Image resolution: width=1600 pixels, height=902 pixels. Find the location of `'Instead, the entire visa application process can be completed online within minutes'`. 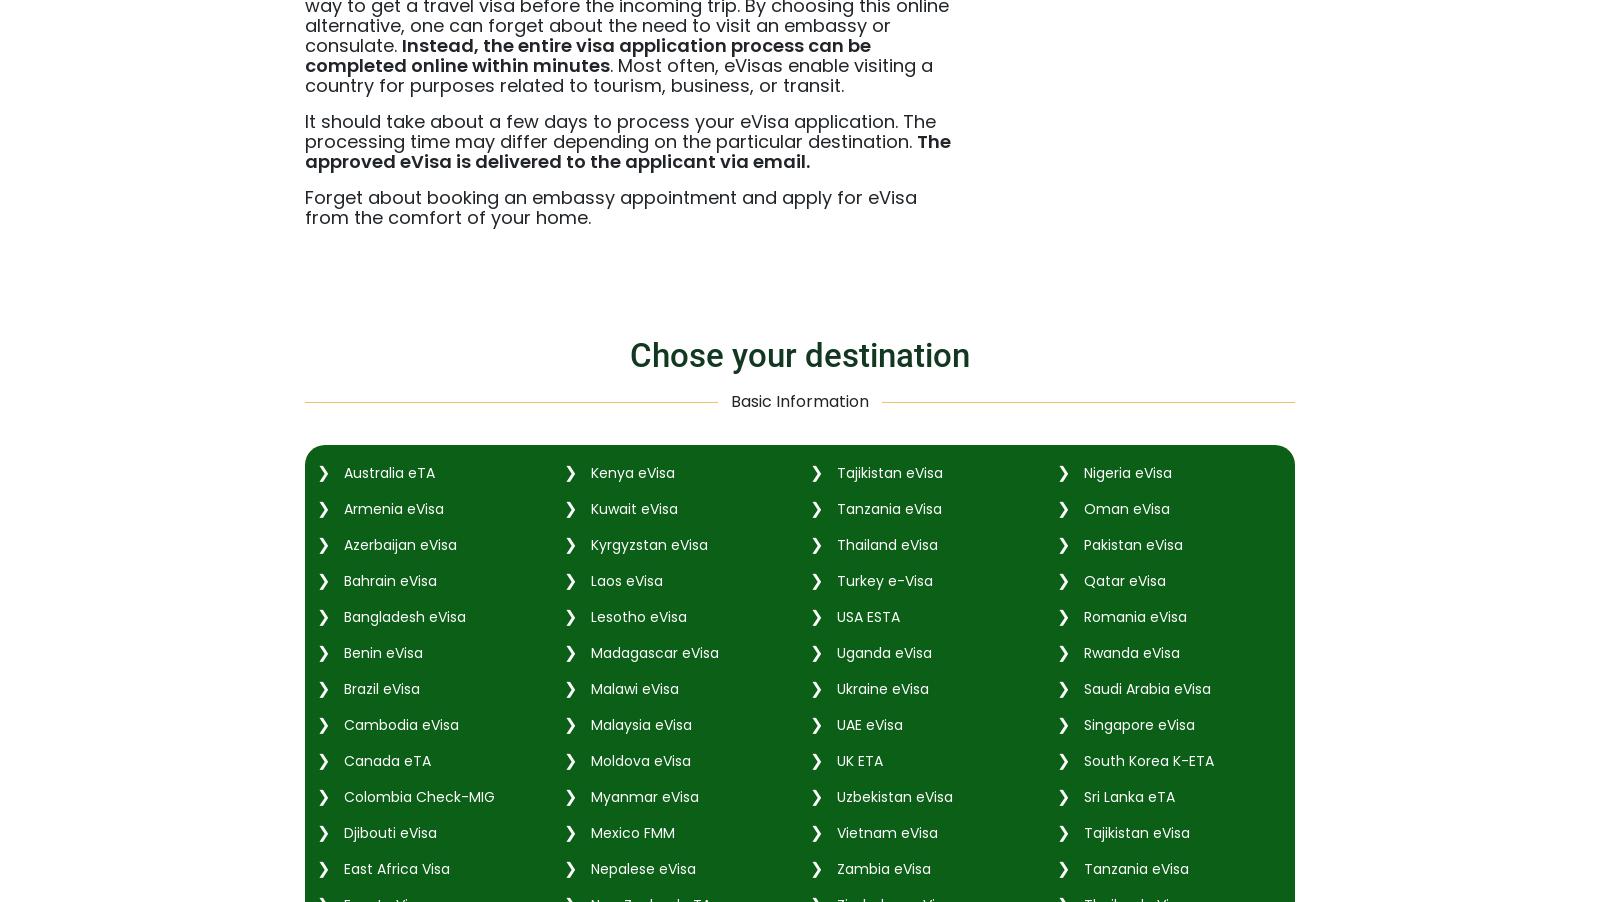

'Instead, the entire visa application process can be completed online within minutes' is located at coordinates (587, 53).